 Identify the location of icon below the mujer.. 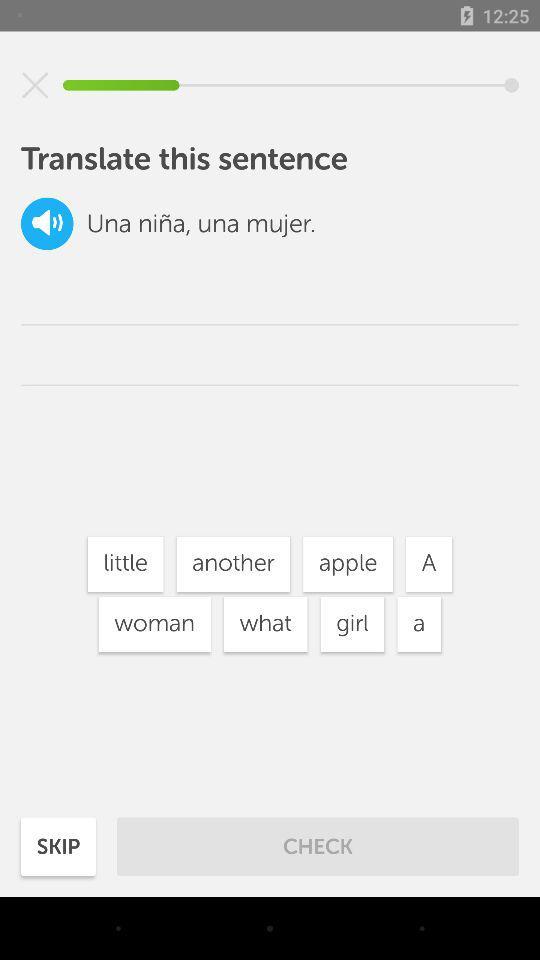
(347, 564).